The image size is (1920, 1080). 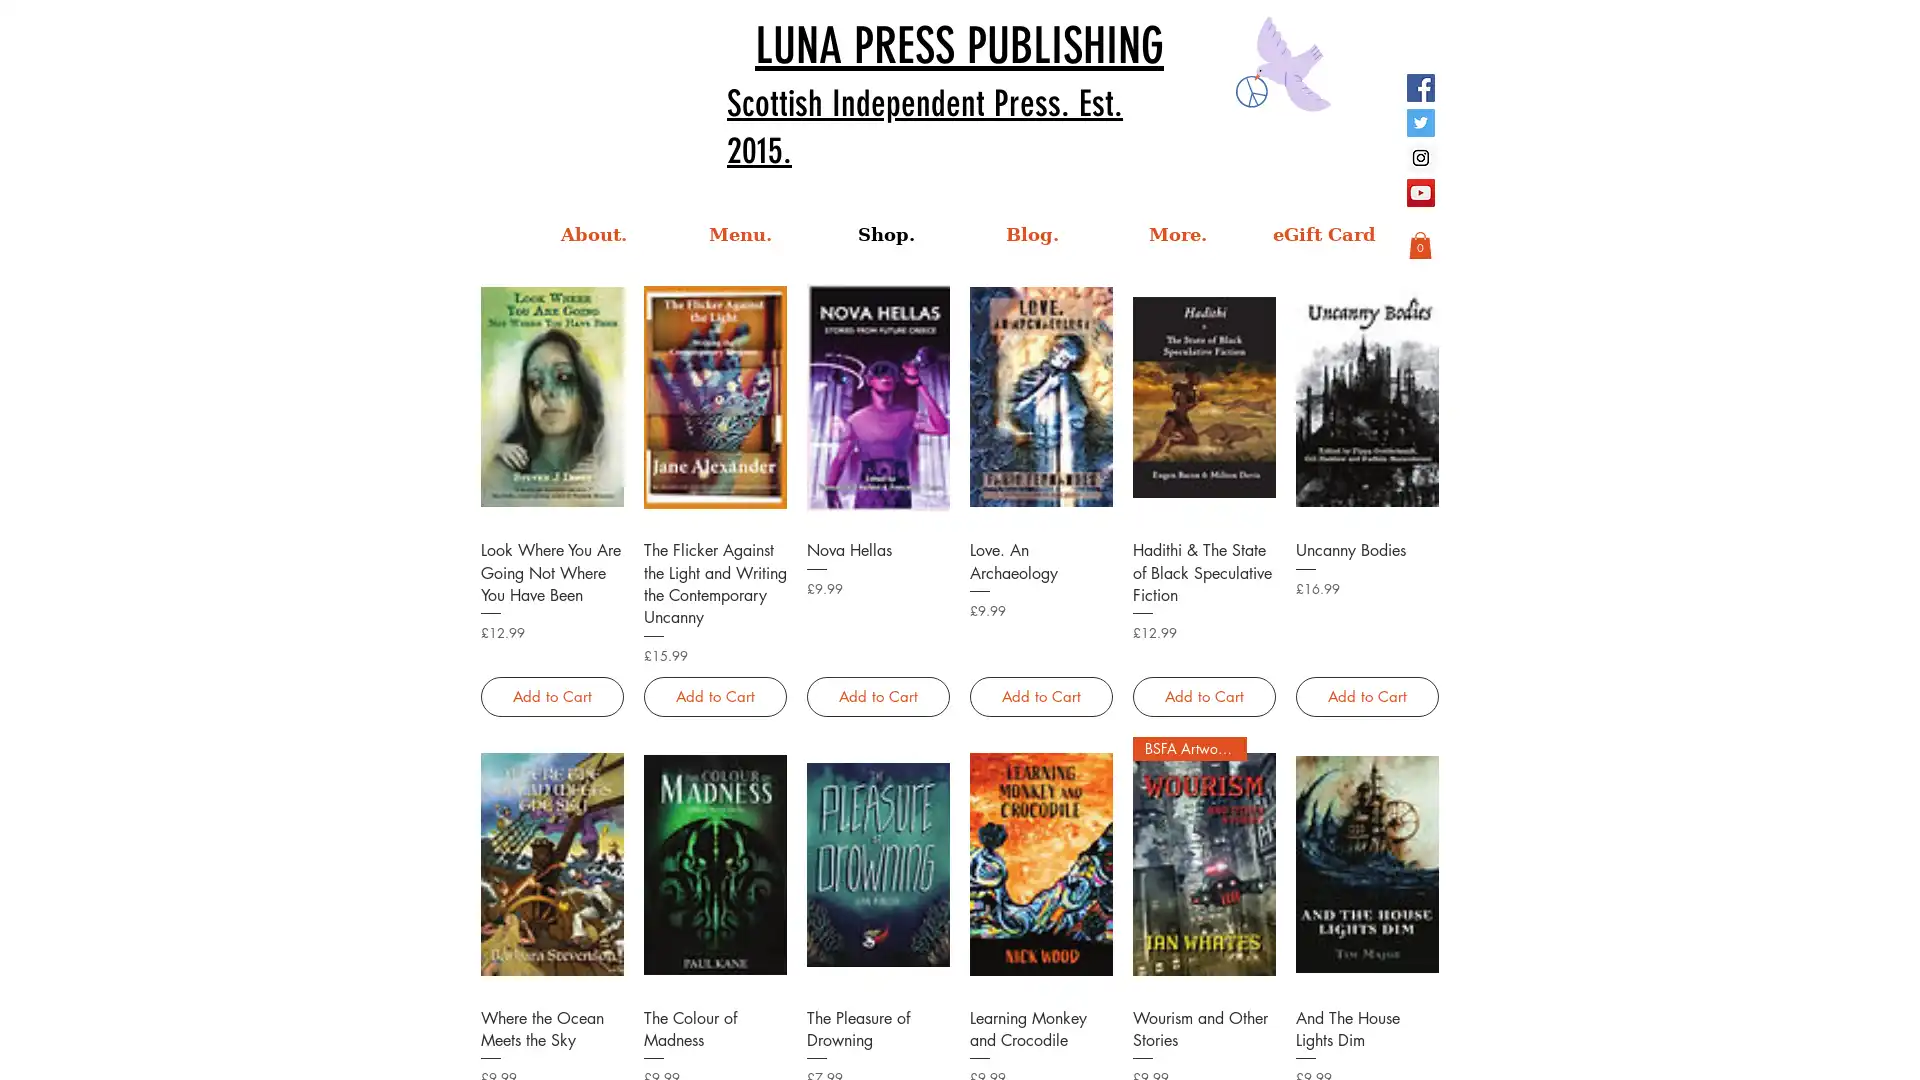 What do you see at coordinates (1202, 548) in the screenshot?
I see `Quick View` at bounding box center [1202, 548].